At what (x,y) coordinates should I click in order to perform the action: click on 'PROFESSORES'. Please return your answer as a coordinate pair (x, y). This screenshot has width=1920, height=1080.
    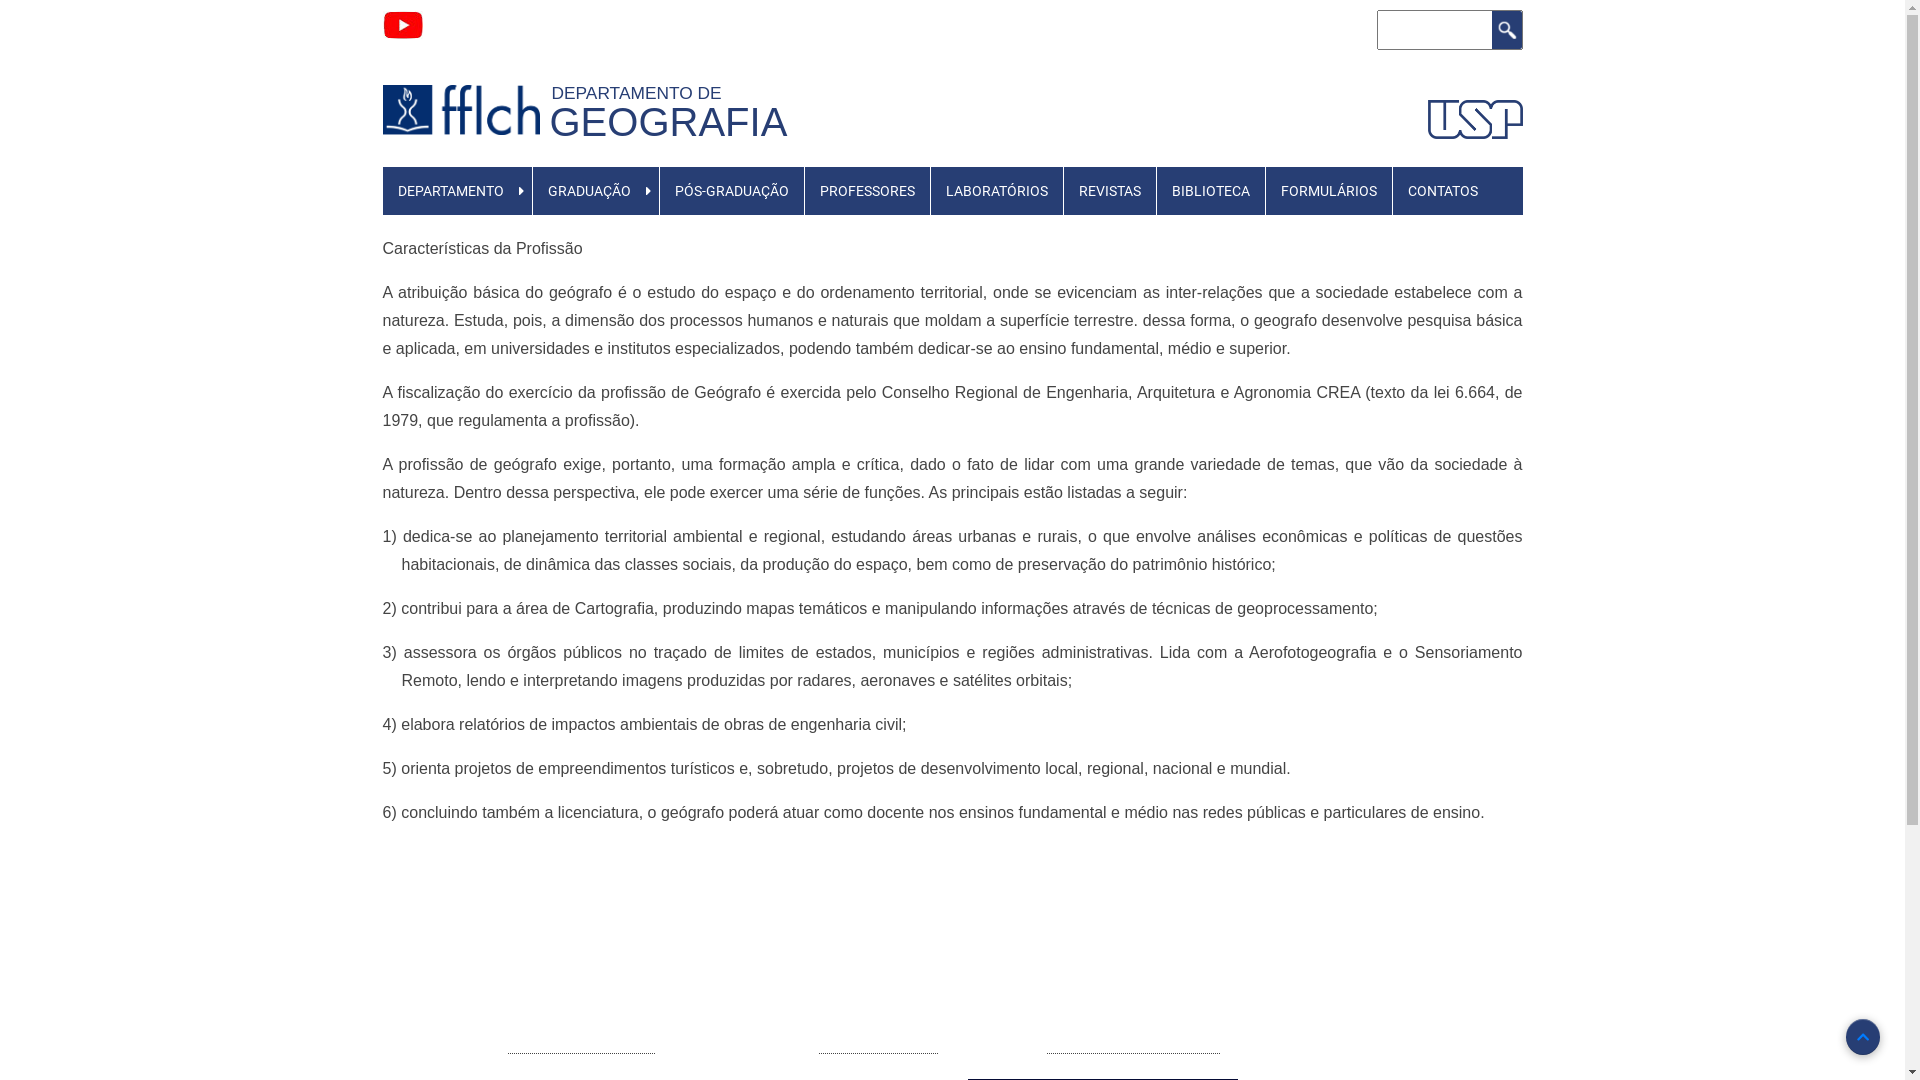
    Looking at the image, I should click on (867, 191).